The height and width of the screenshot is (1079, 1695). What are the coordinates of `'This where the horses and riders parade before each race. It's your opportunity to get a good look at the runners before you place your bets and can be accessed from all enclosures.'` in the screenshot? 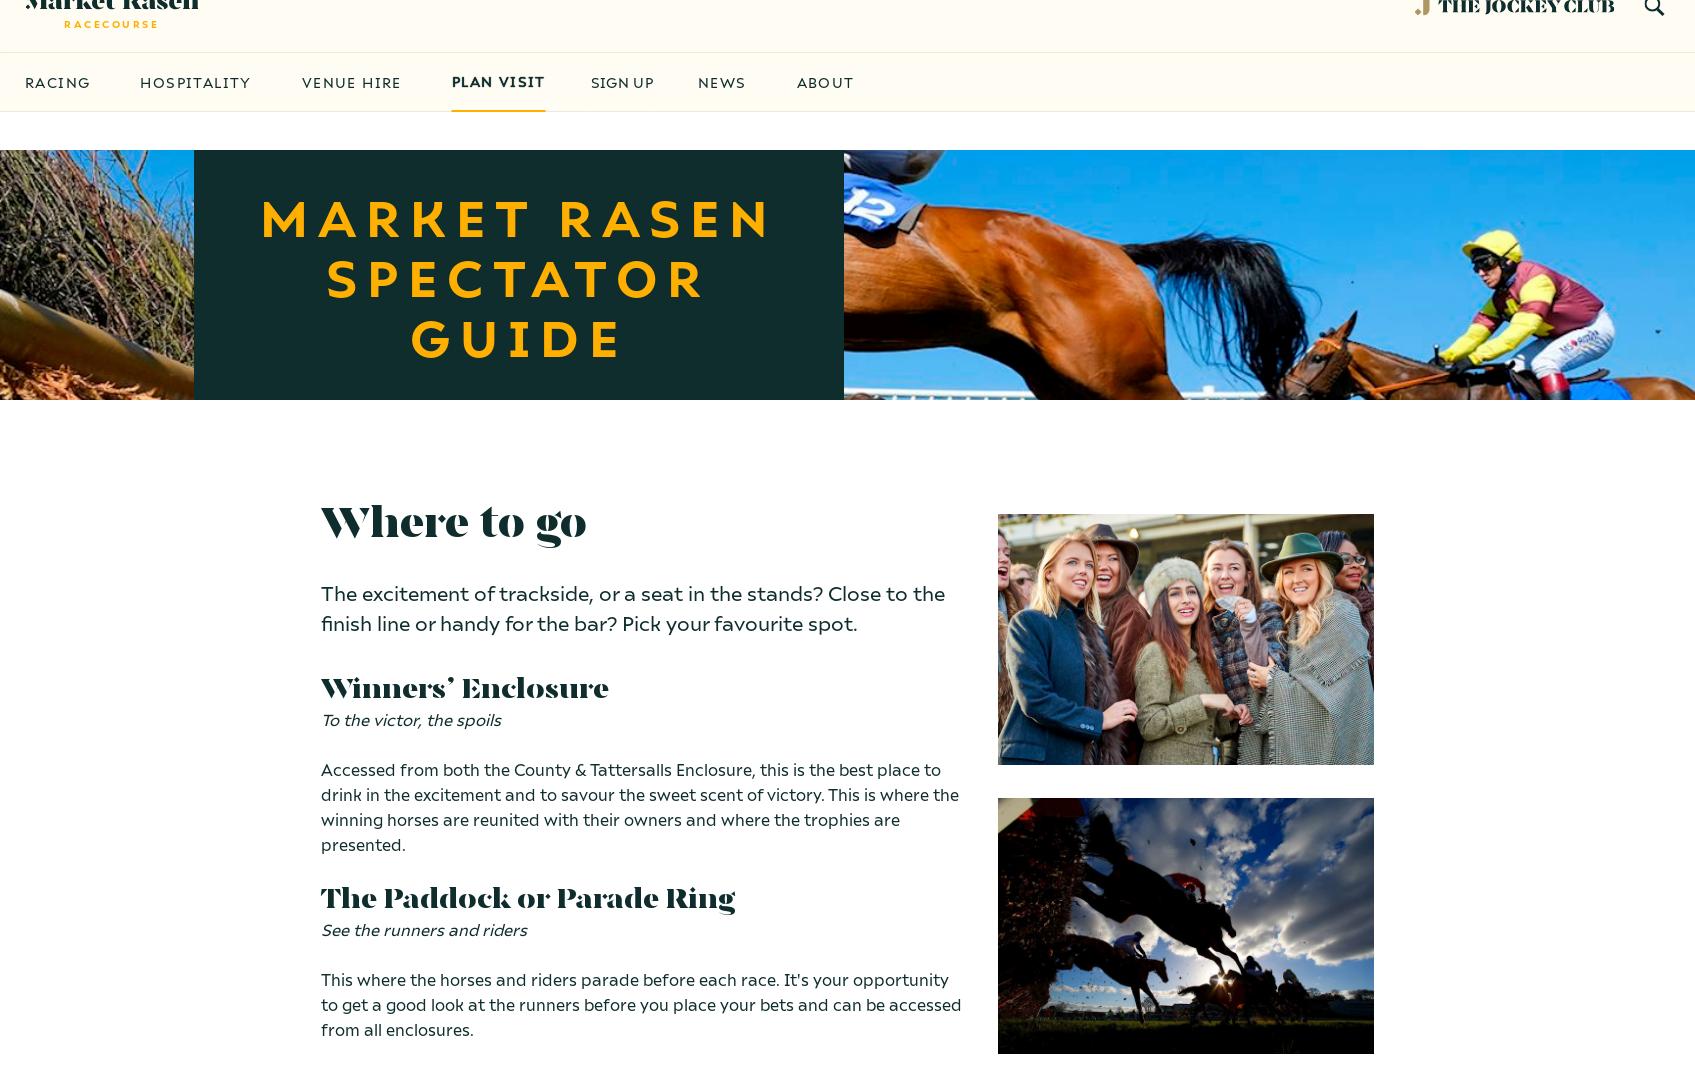 It's located at (639, 1004).